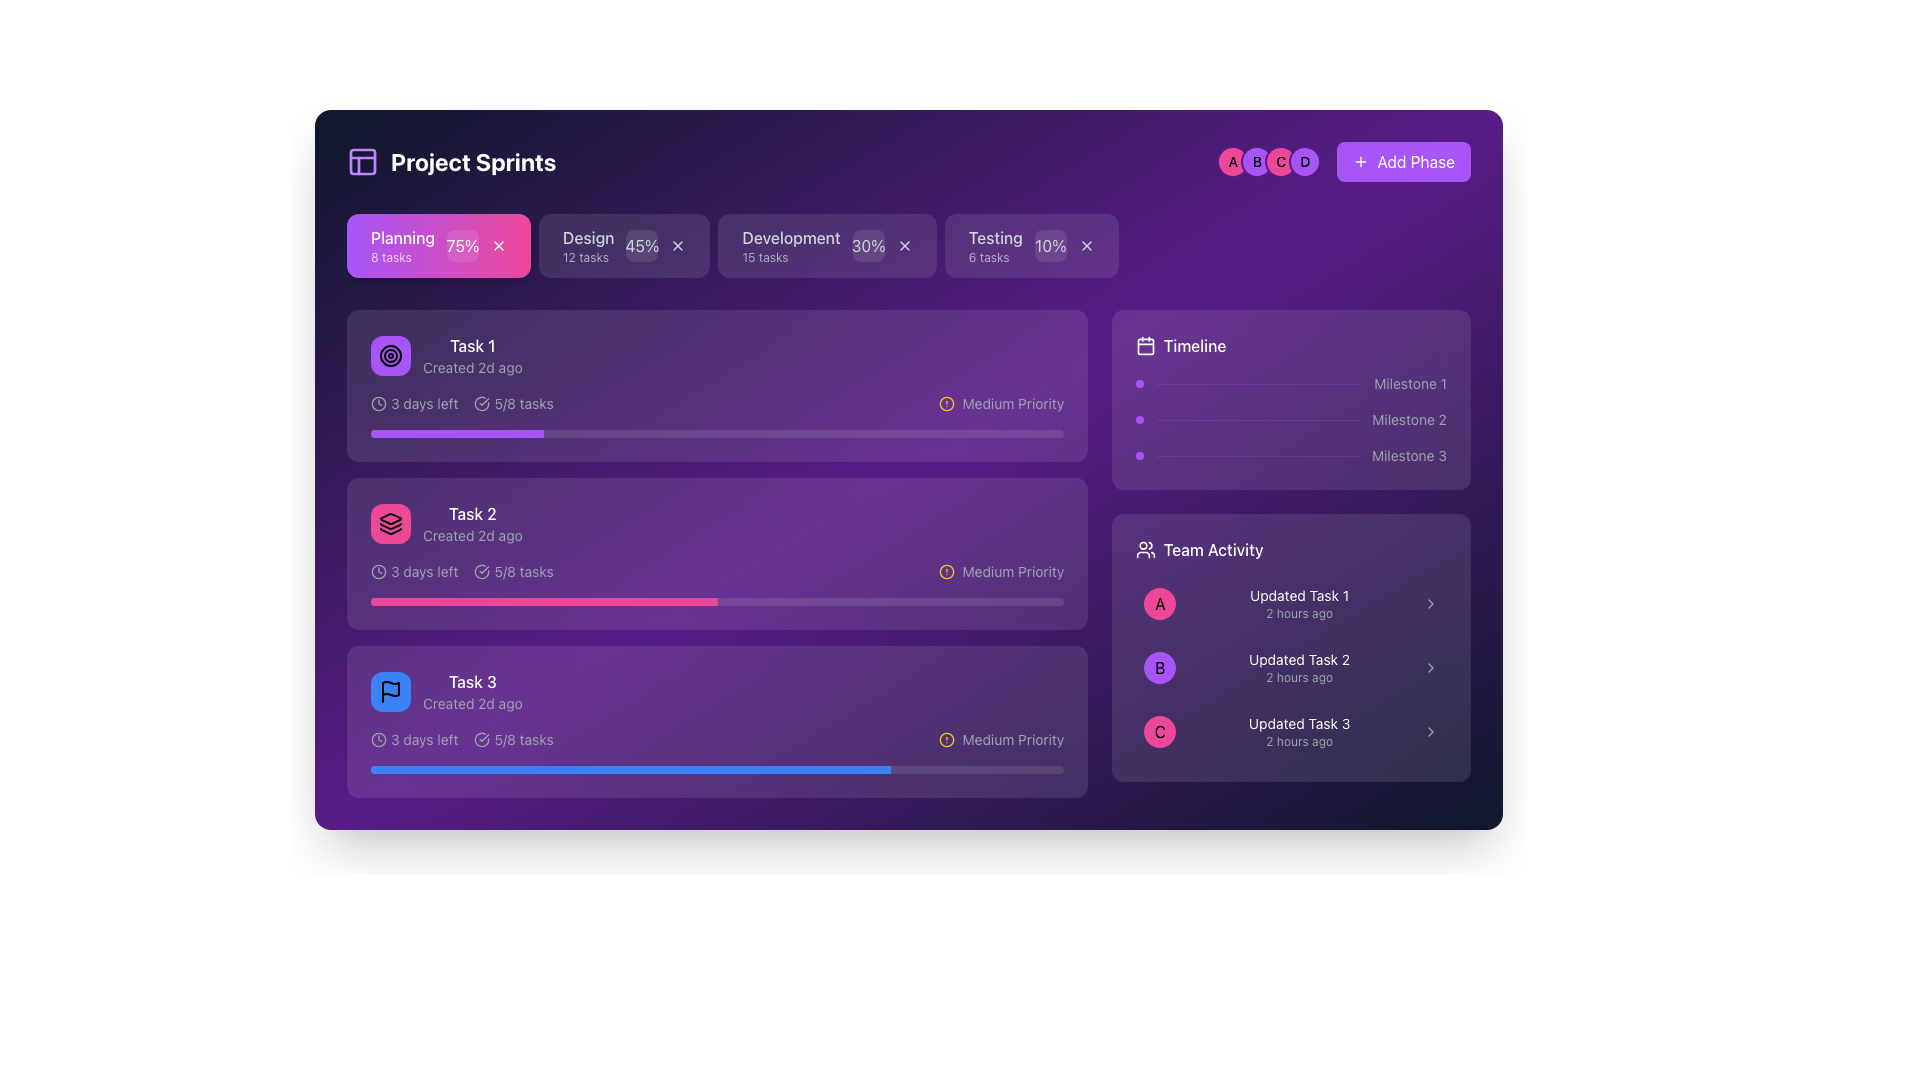 The height and width of the screenshot is (1080, 1920). I want to click on the circular progress display indicating the status of the 'Planning' phase, located between the 'Planning 8 tasks' text and the interactive close icon, so click(461, 245).